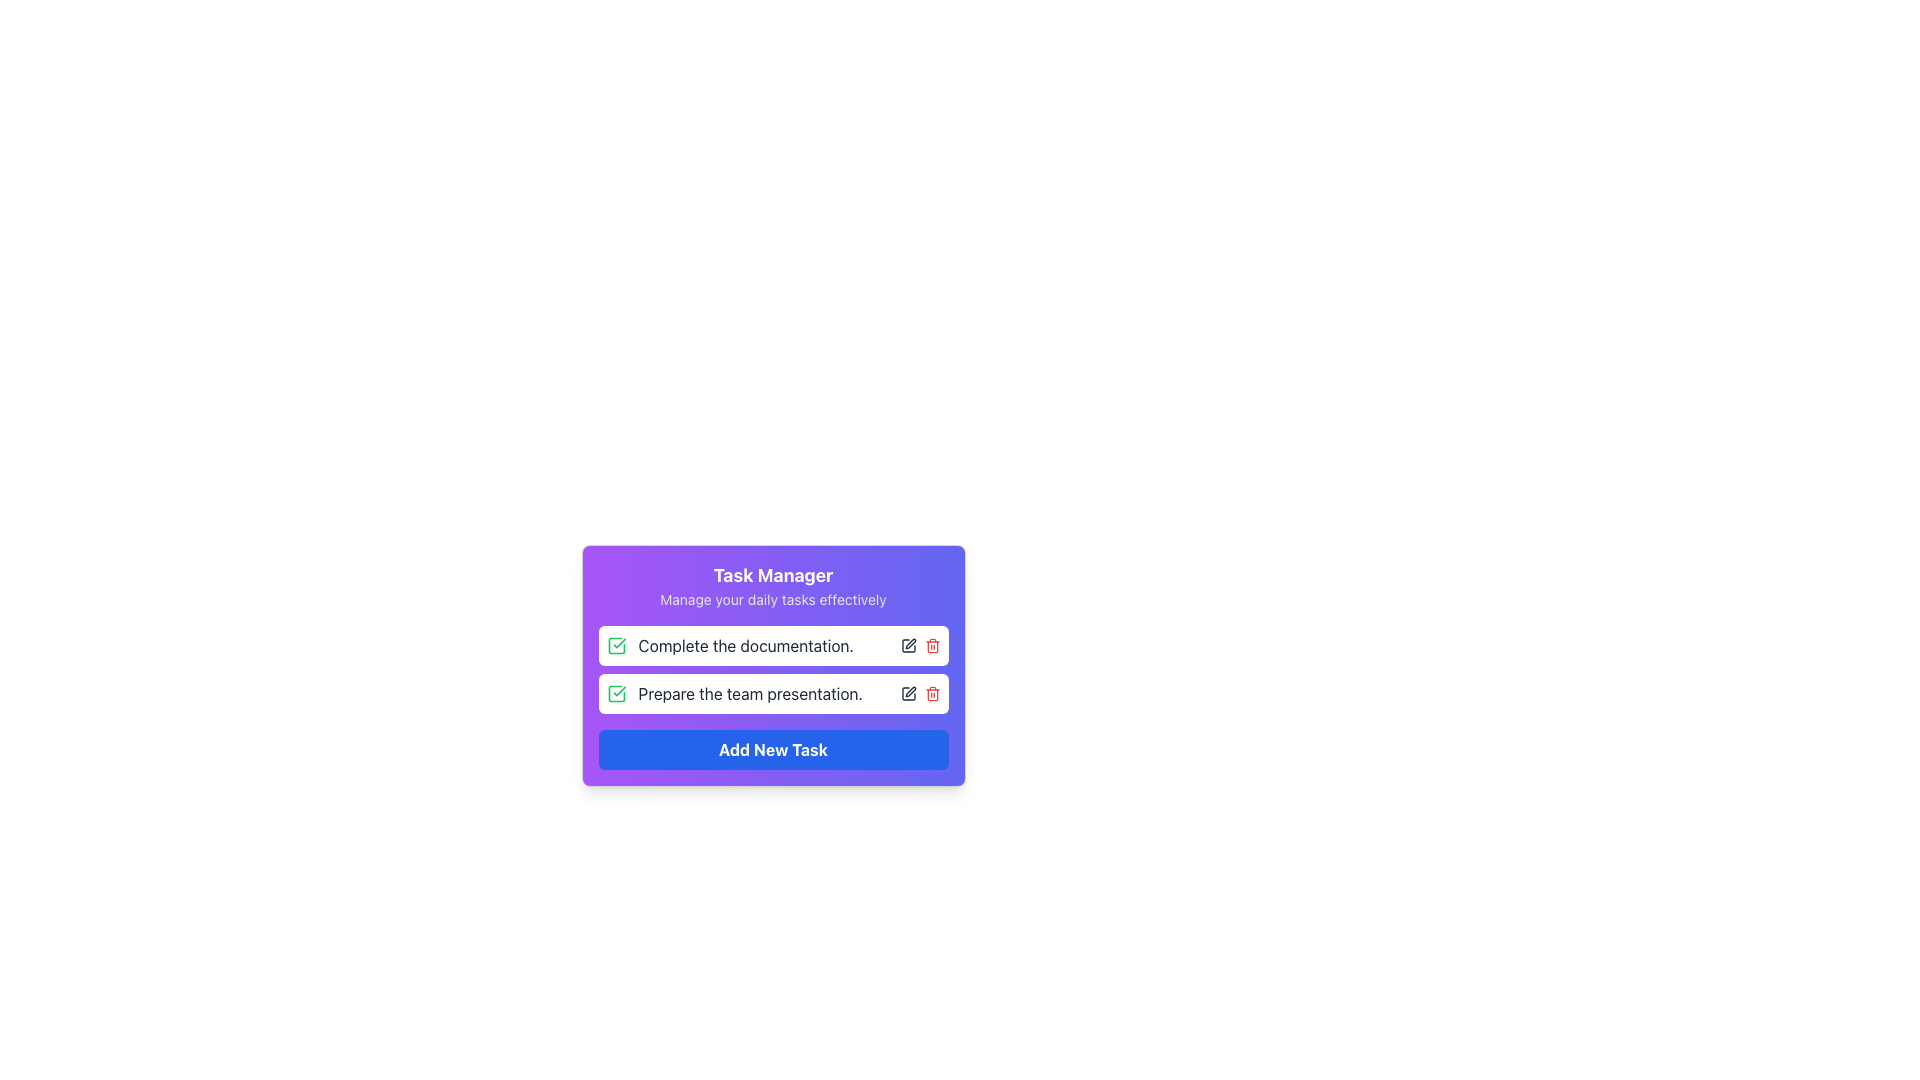 The image size is (1920, 1080). Describe the element at coordinates (907, 645) in the screenshot. I see `the square pen icon button located in the 'Task Manager' interface beside the text 'Complete the documentation'` at that location.